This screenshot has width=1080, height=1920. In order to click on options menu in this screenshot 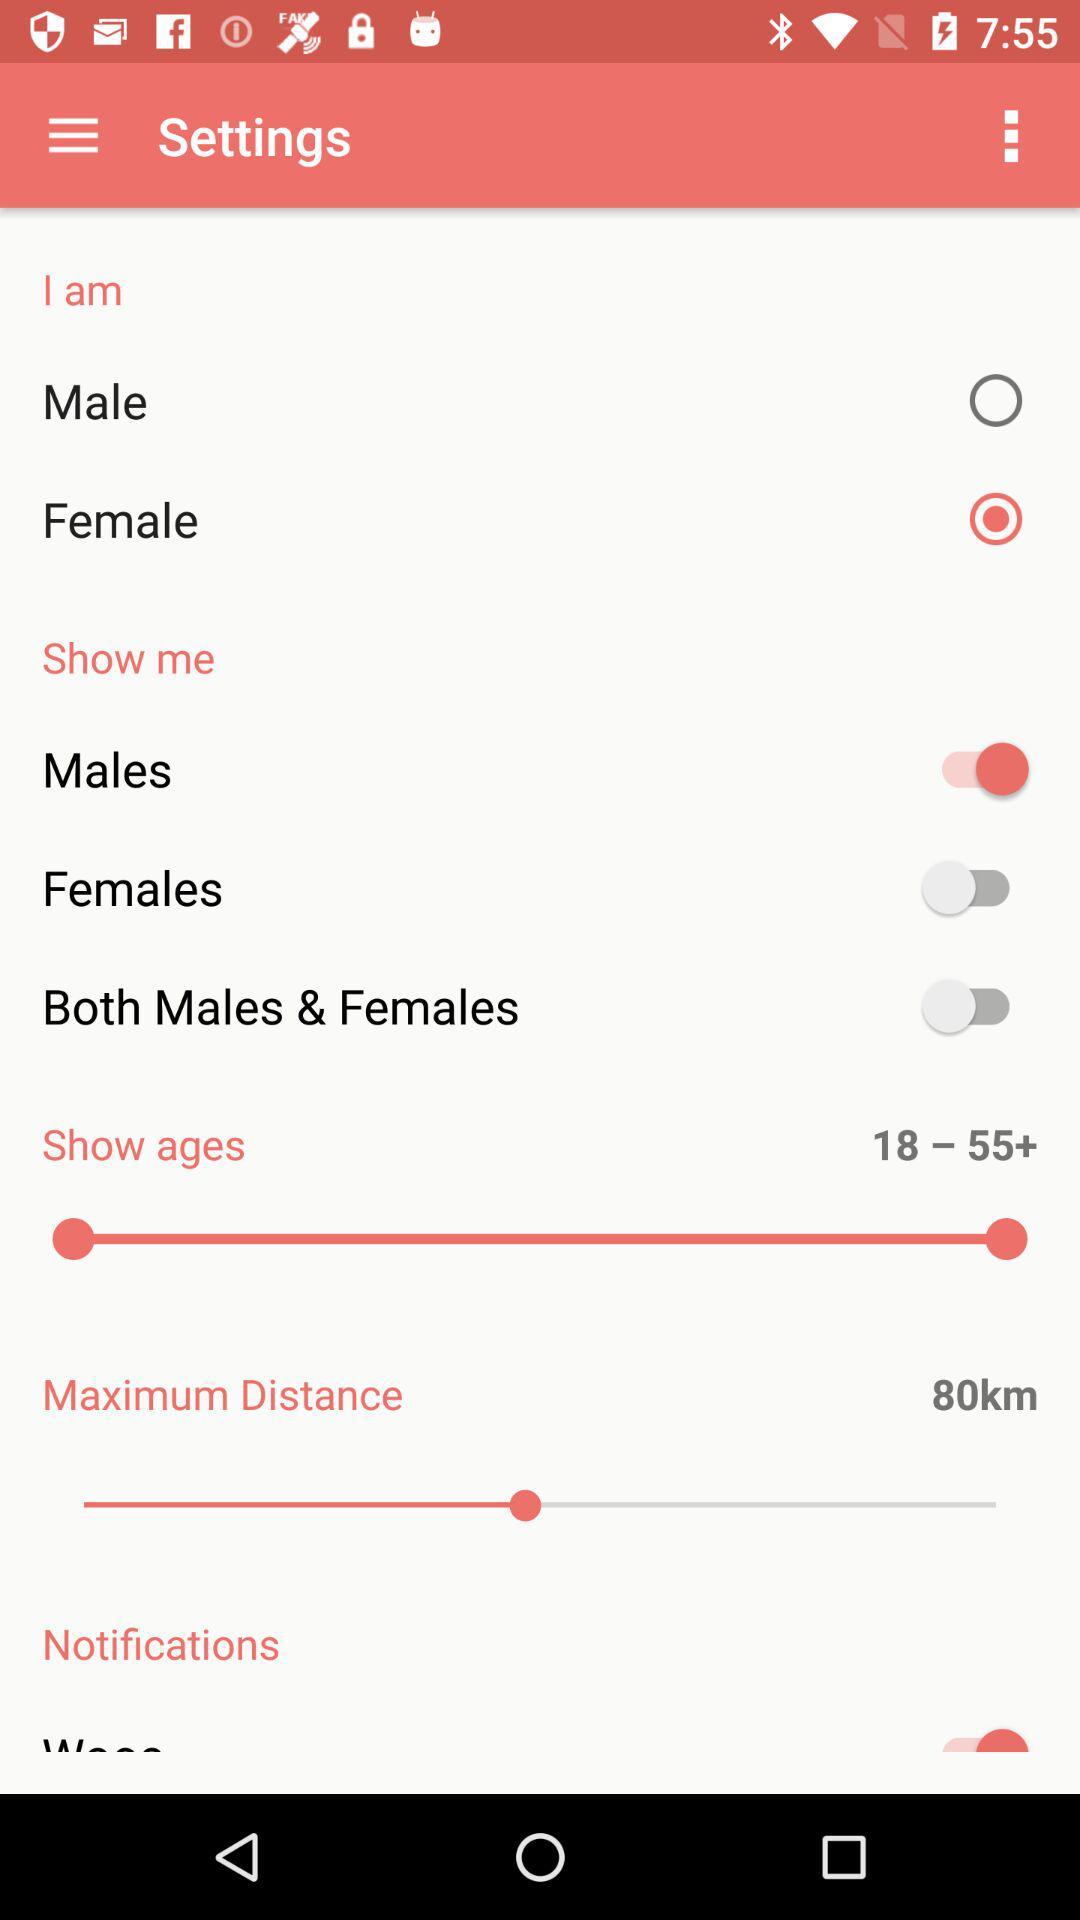, I will do `click(1011, 134)`.